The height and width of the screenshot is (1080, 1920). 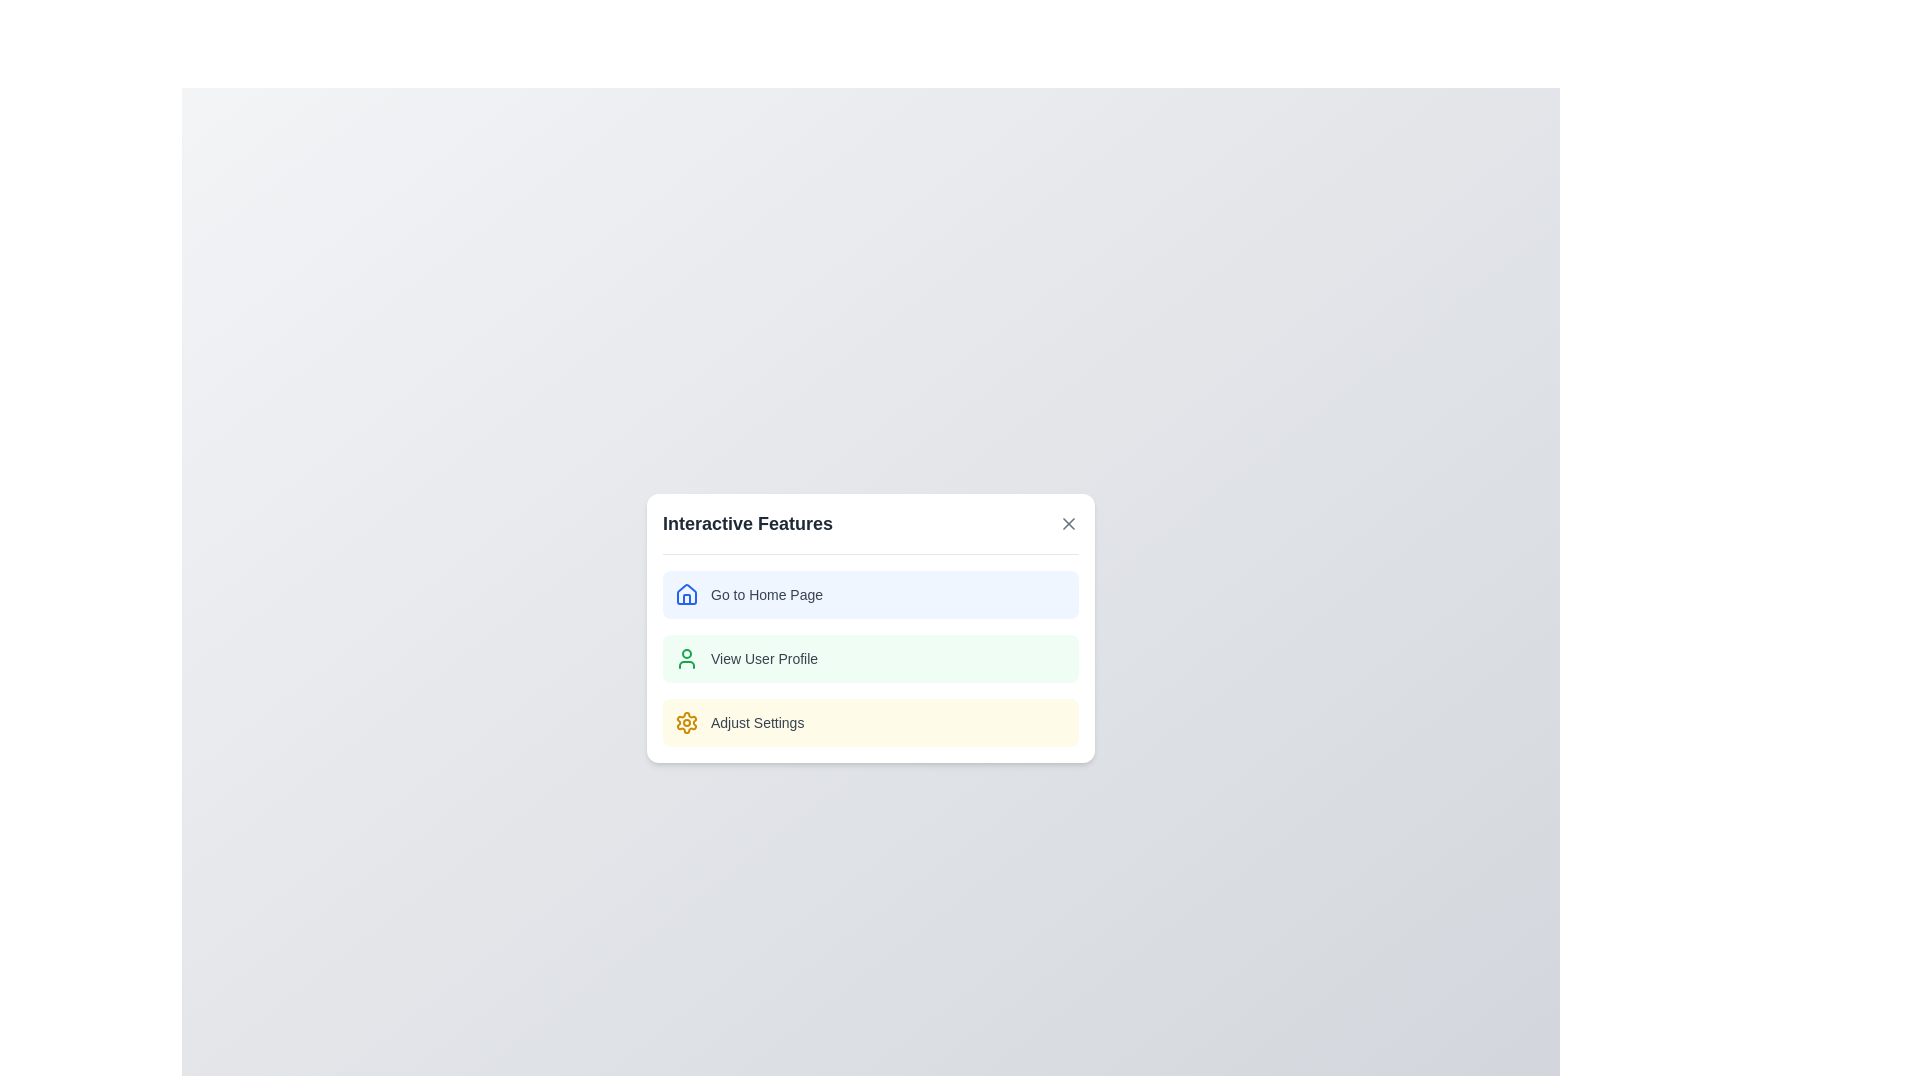 I want to click on the 'Adjust Settings' text label located in the third entry of the list of interactive features, which is set against a highlighted yellowish background and has a gear icon to its left, so click(x=756, y=722).